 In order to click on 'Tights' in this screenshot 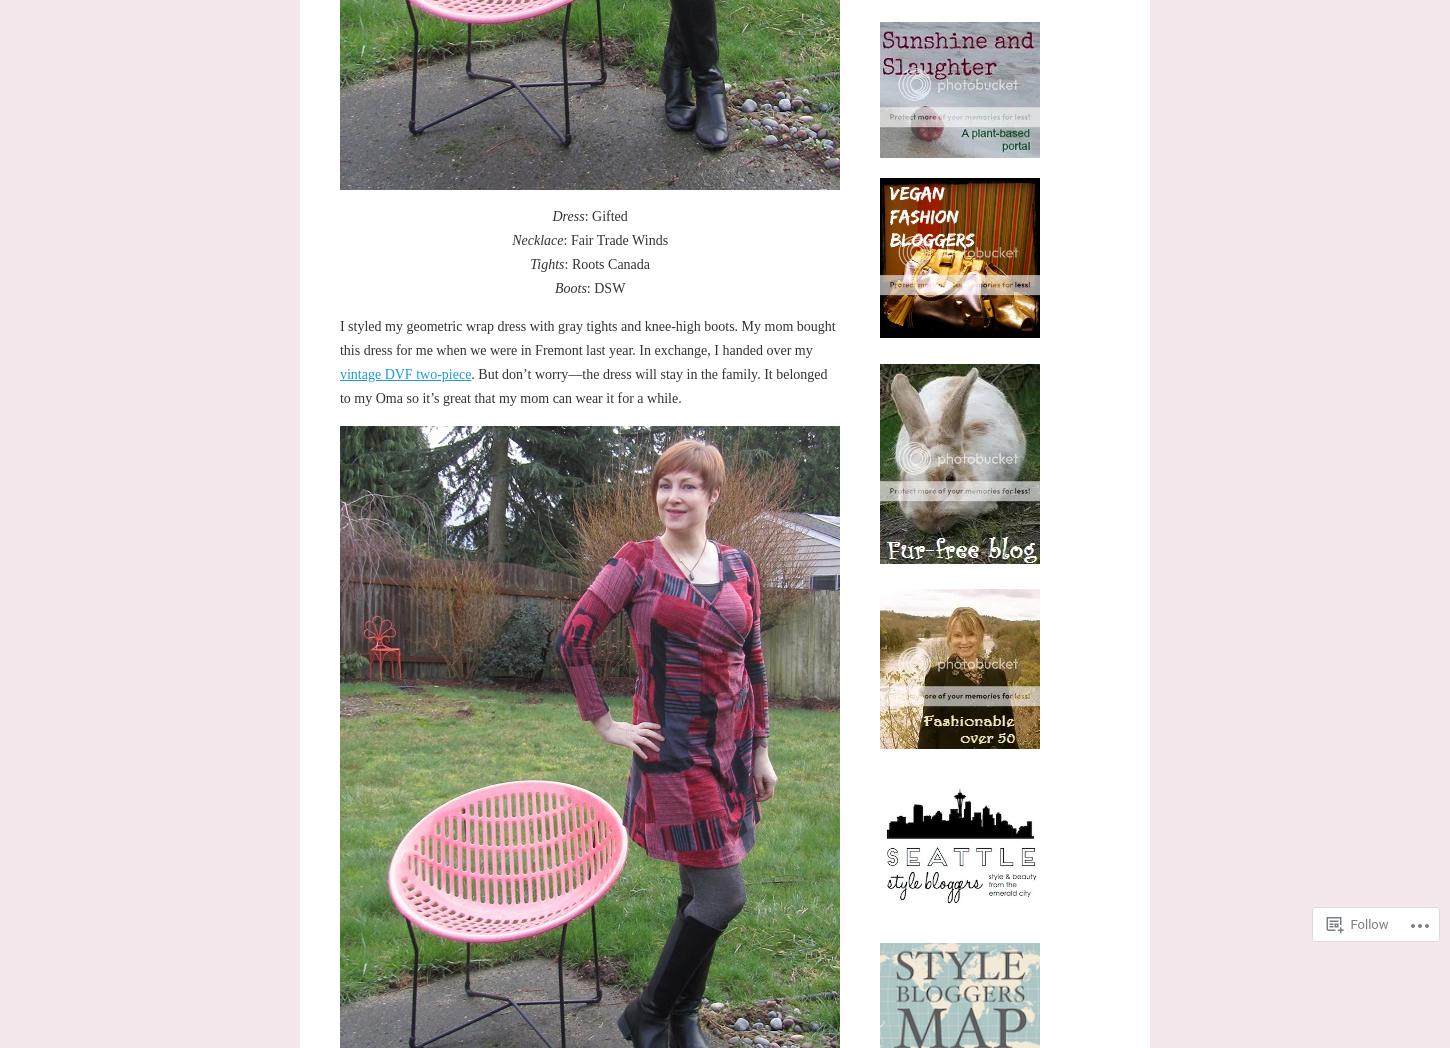, I will do `click(546, 262)`.